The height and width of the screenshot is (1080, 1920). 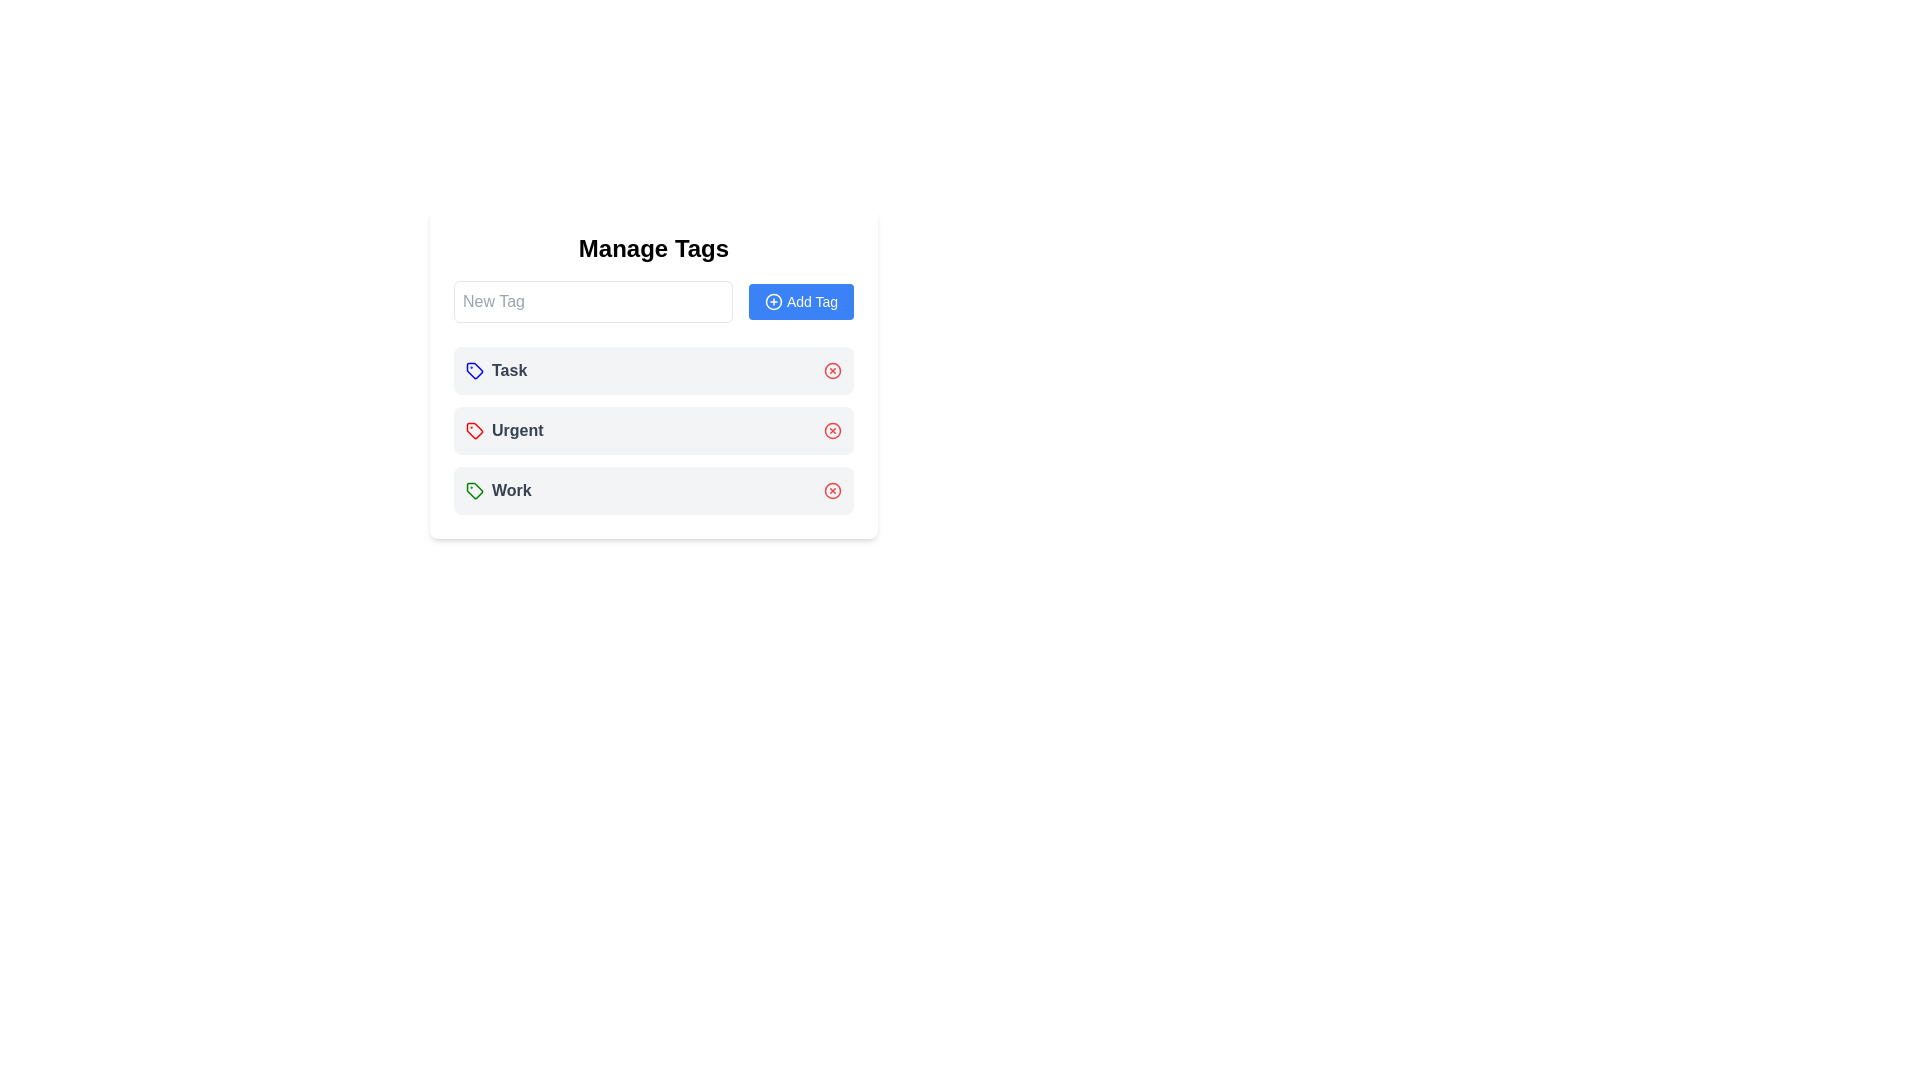 I want to click on the circular part of the delete icon for the 'Work' tag, which is located at the far right of the 'Work' list item in the bottom-most position of the three available list items, so click(x=833, y=490).